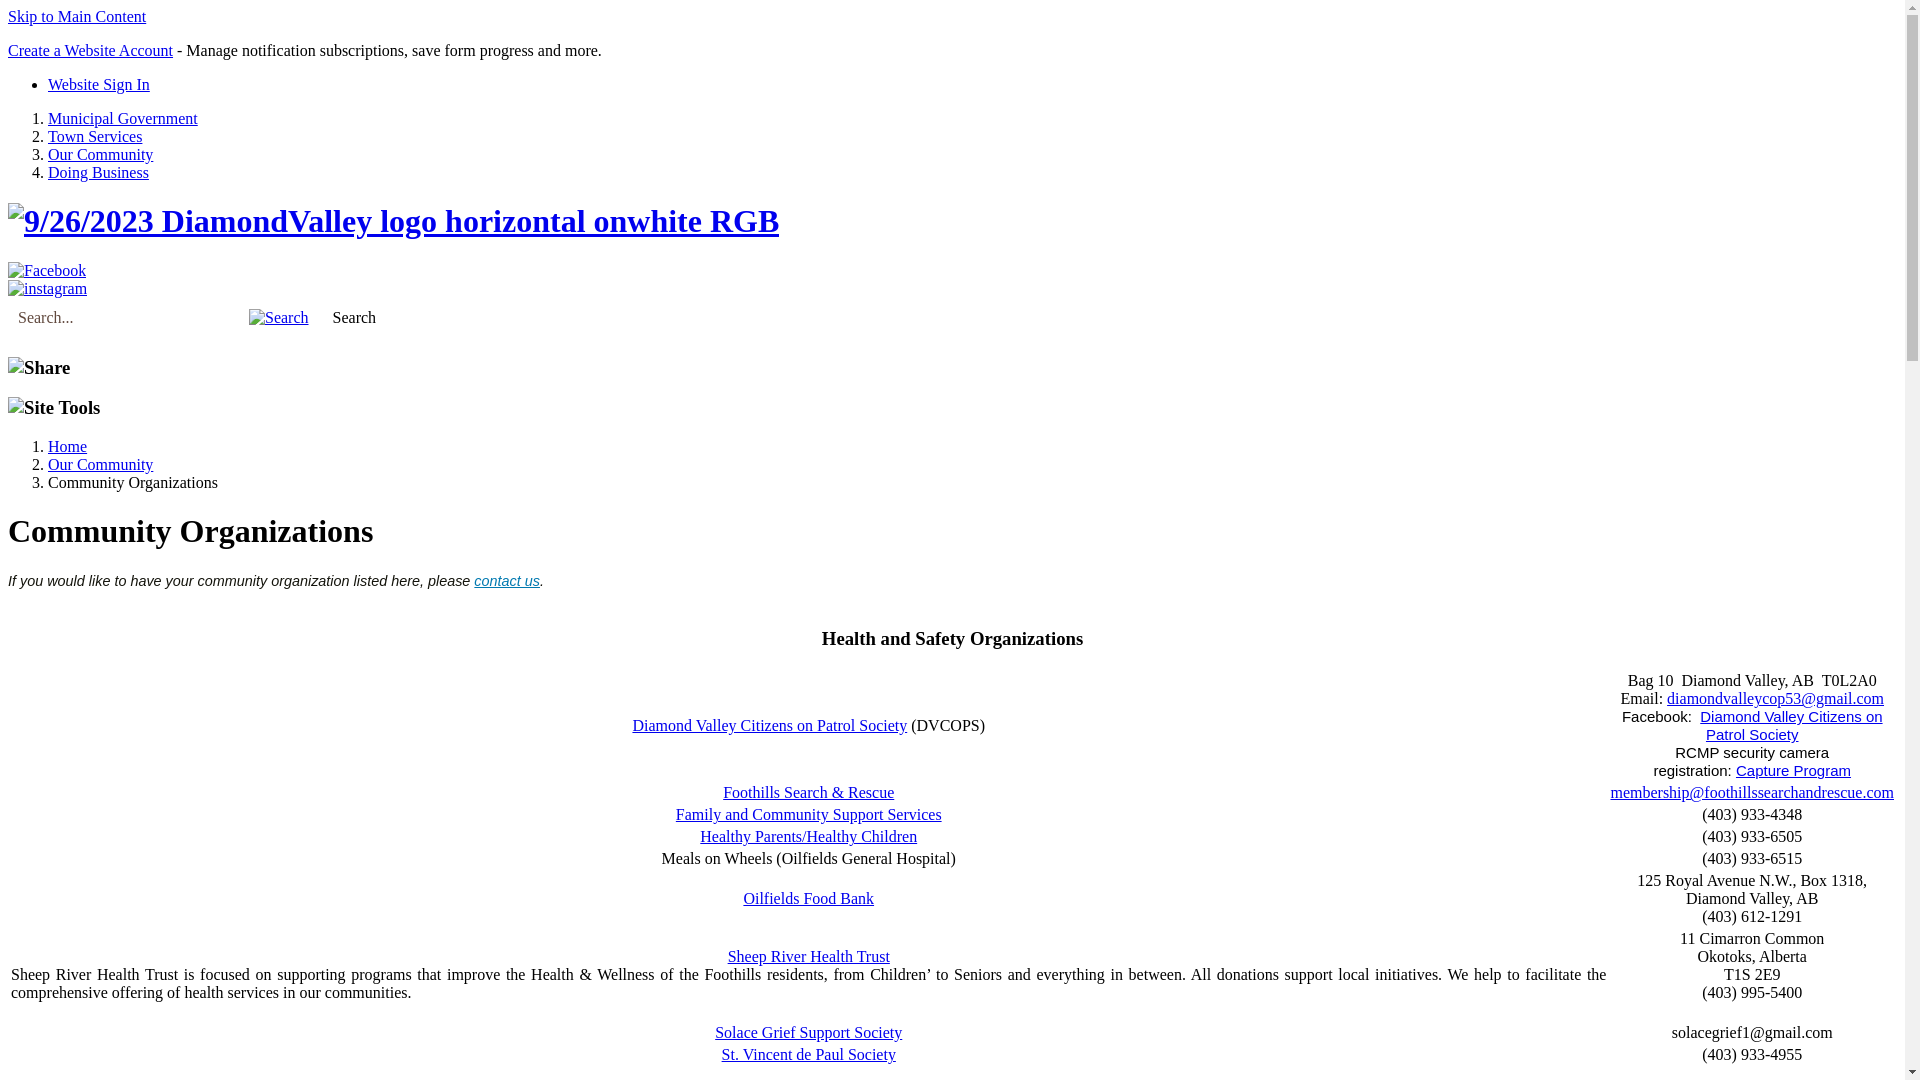 The height and width of the screenshot is (1080, 1920). I want to click on 'Our Community', so click(99, 464).